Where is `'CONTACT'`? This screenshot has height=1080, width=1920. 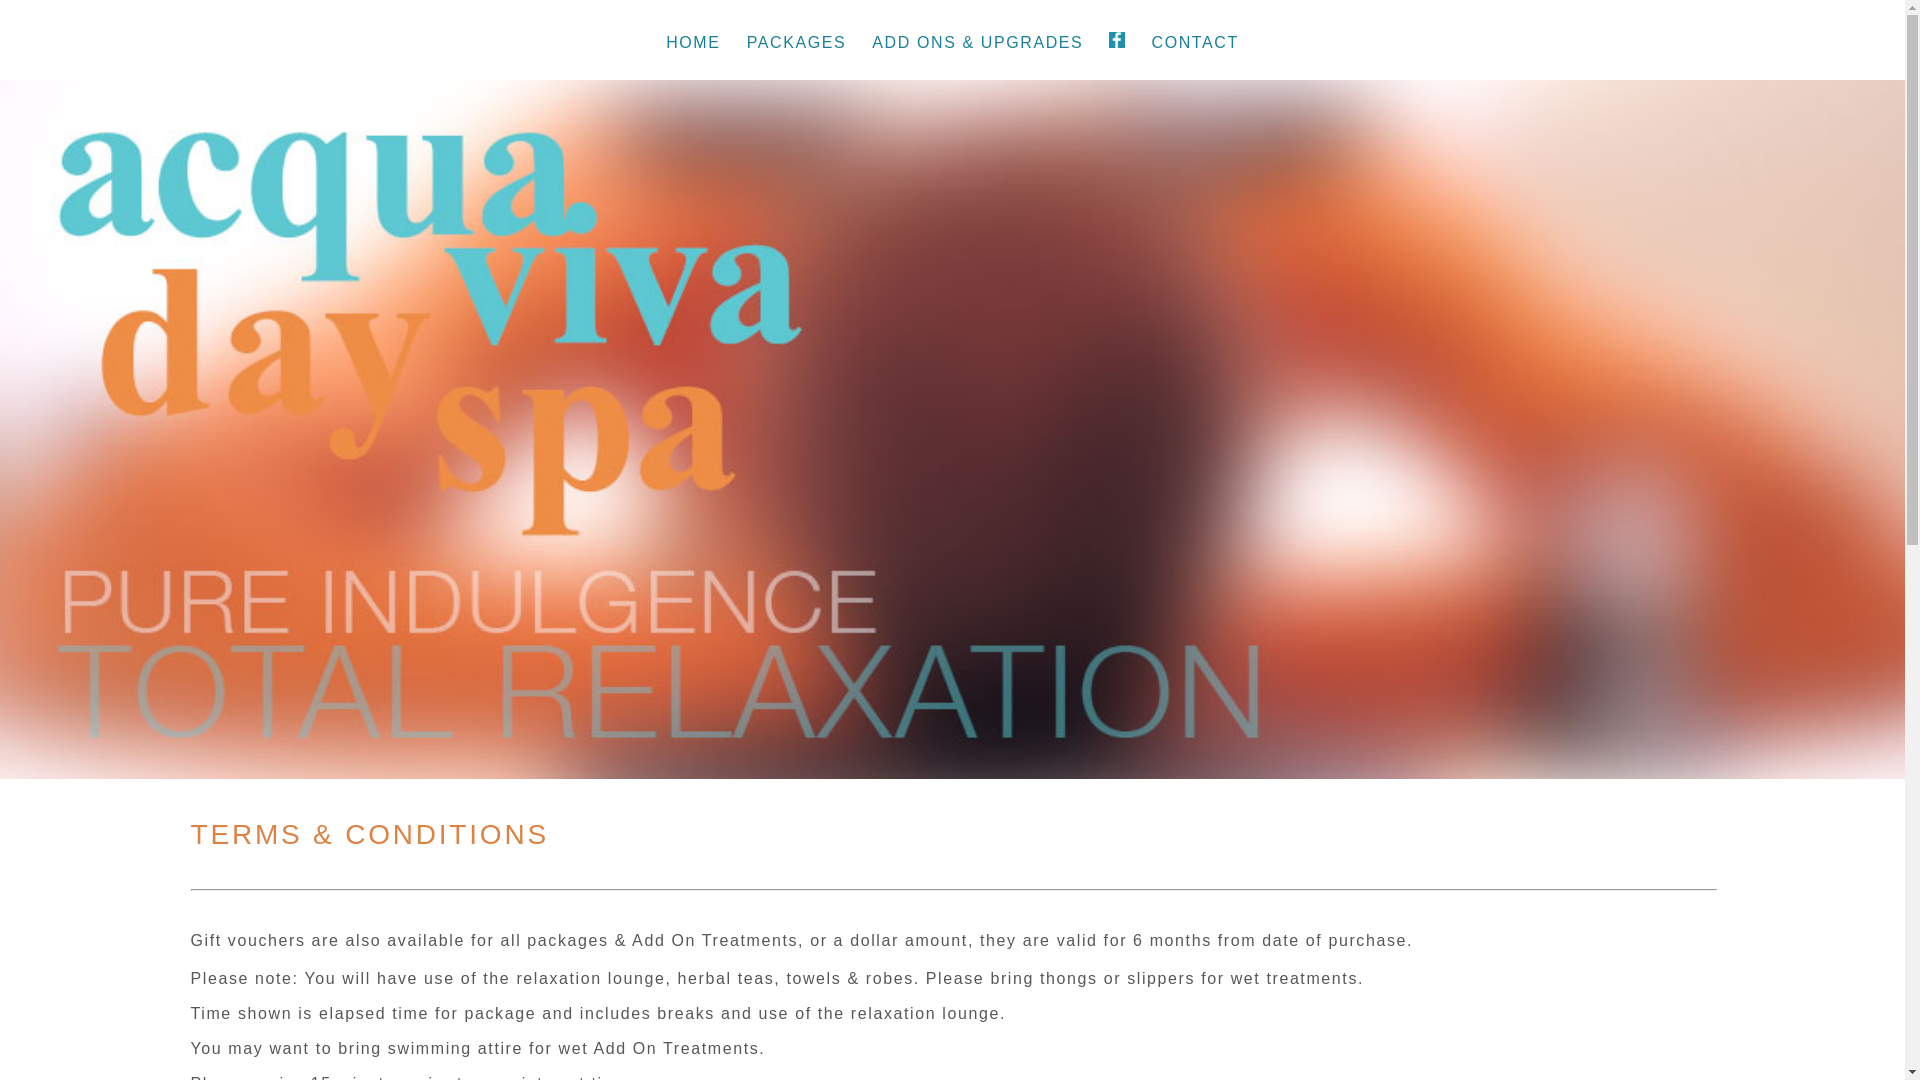 'CONTACT' is located at coordinates (1194, 41).